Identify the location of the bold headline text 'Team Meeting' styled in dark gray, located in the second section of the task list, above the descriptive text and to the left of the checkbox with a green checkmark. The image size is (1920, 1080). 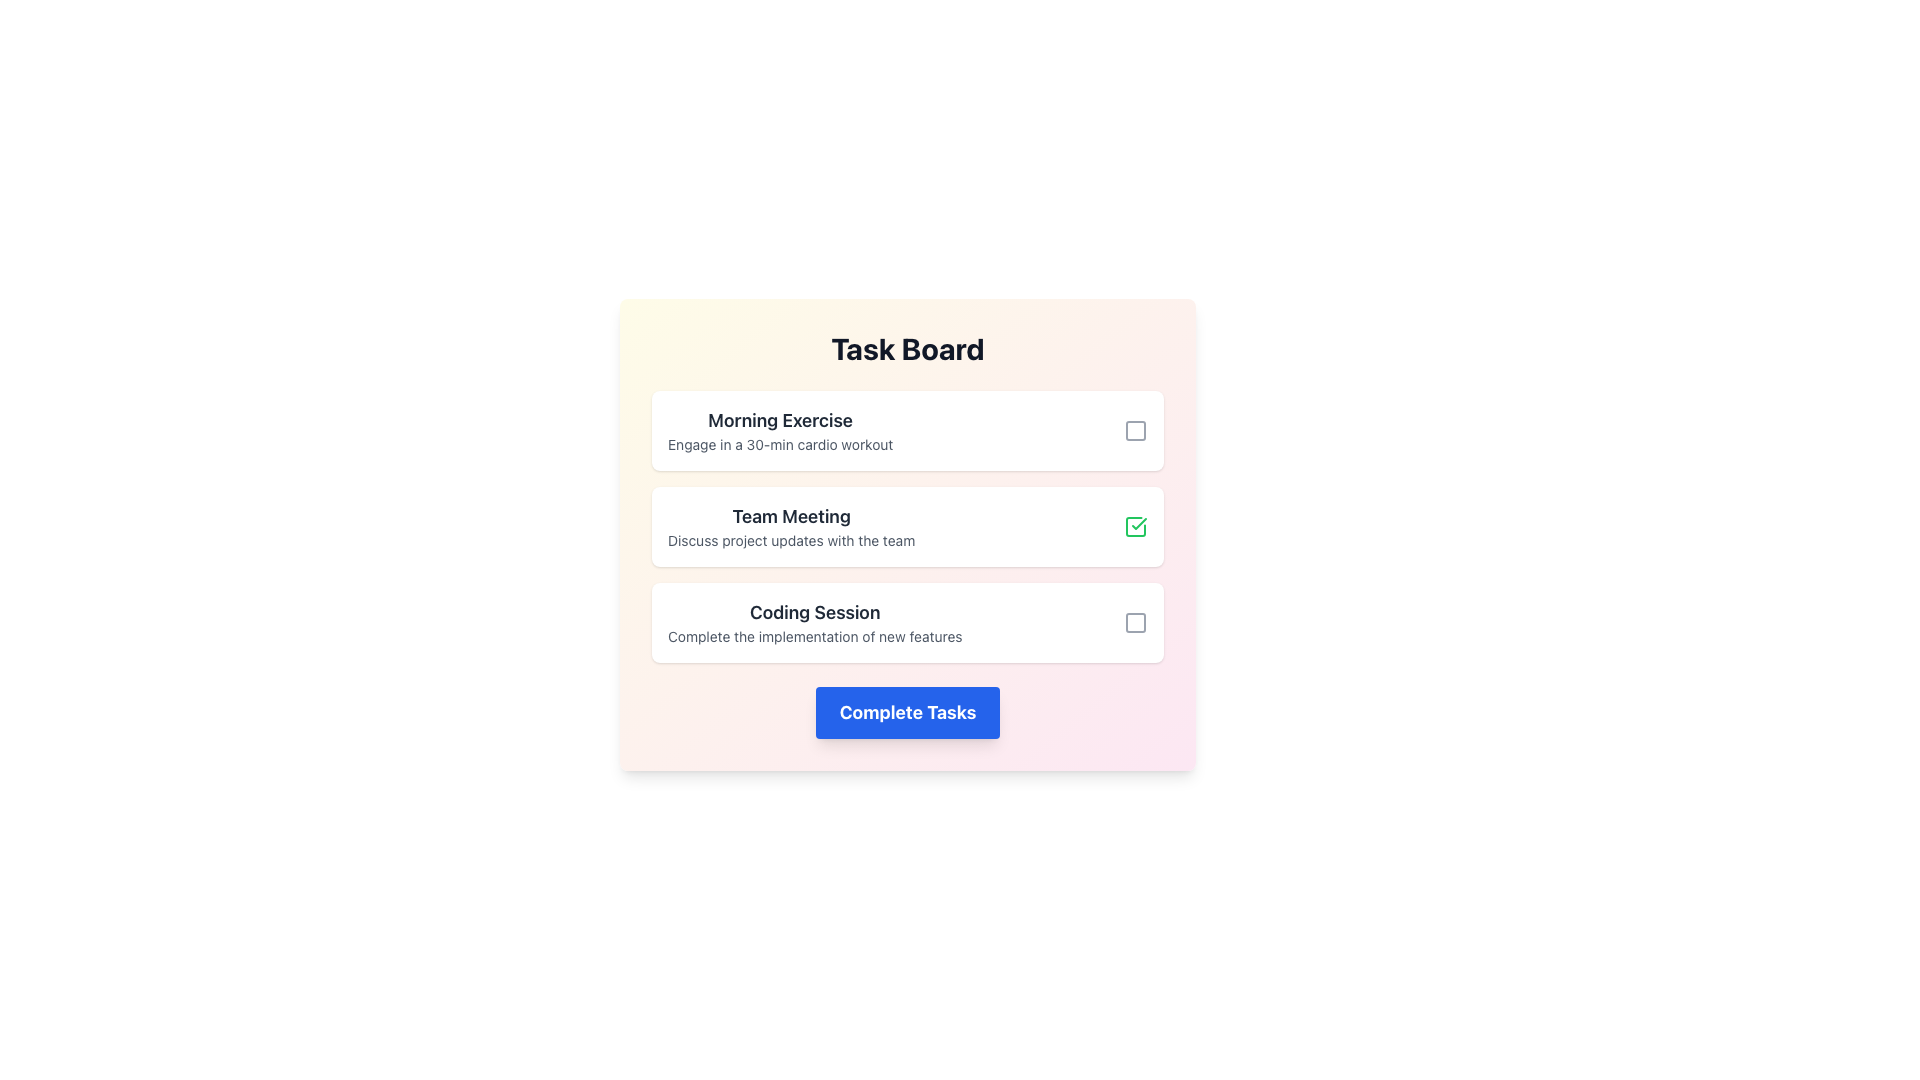
(790, 515).